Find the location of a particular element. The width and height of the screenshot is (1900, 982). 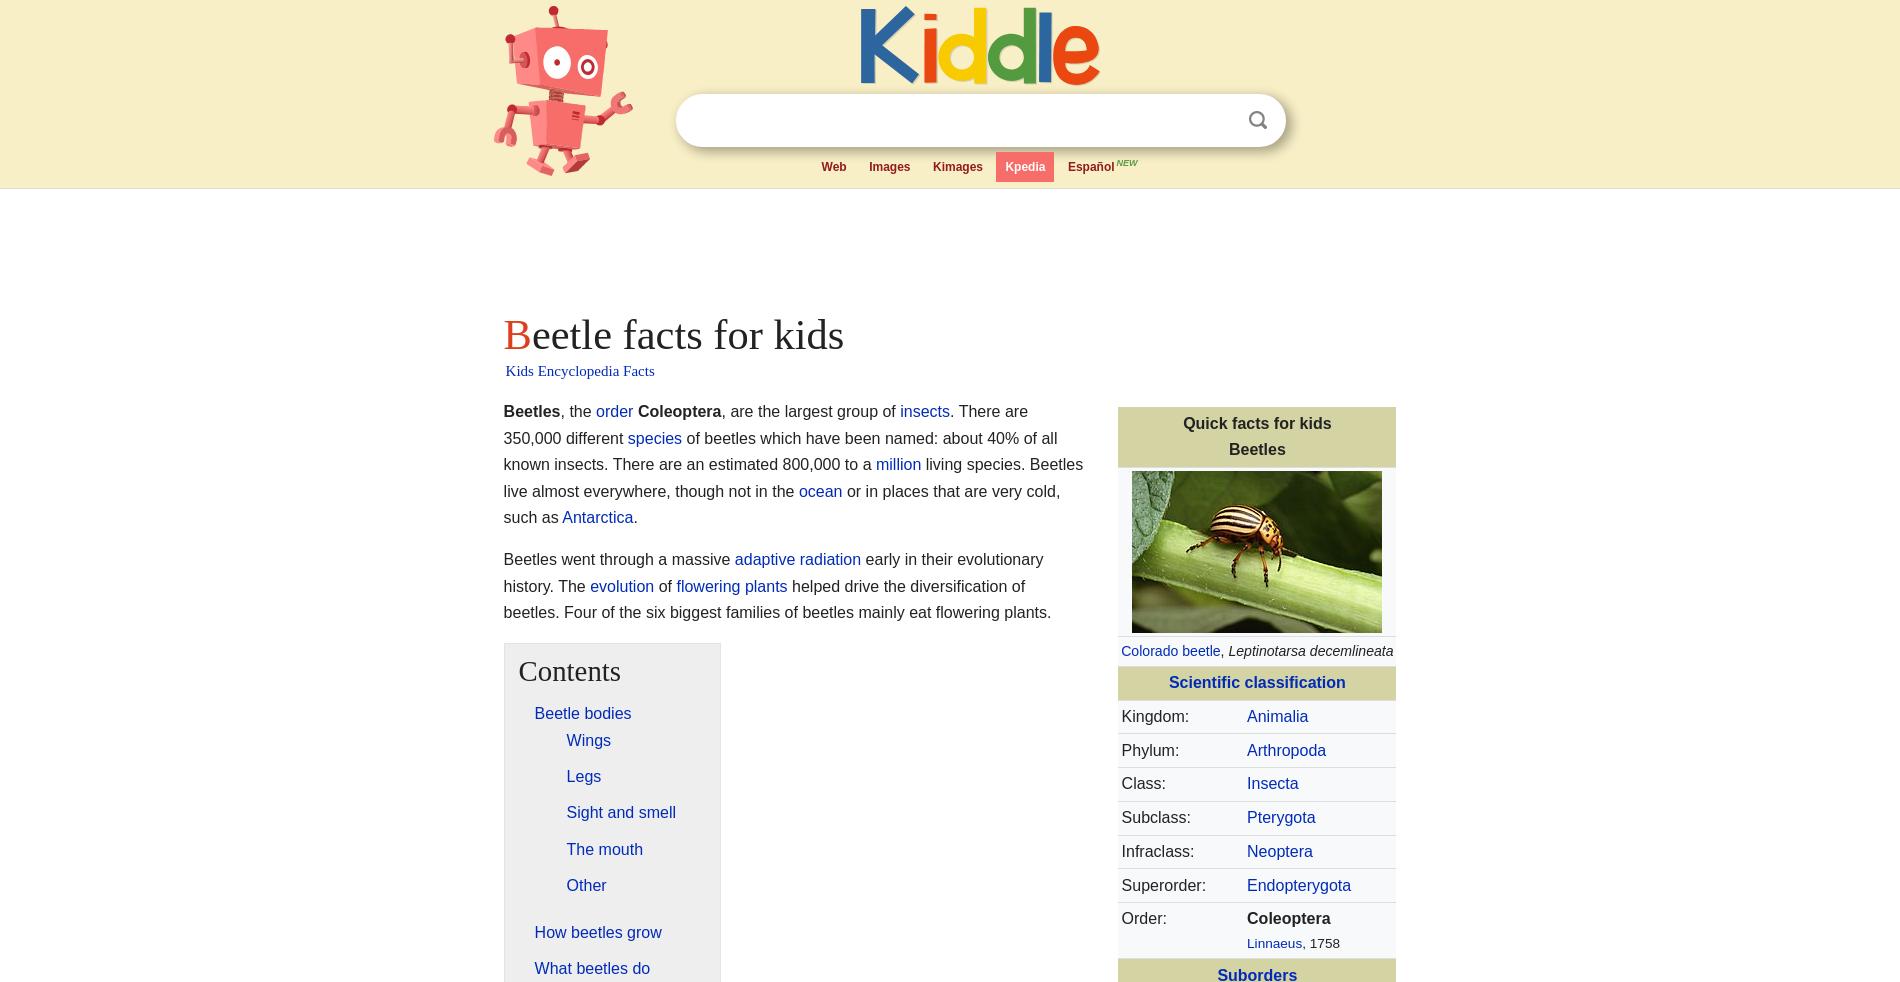

'Sight and smell' is located at coordinates (620, 812).